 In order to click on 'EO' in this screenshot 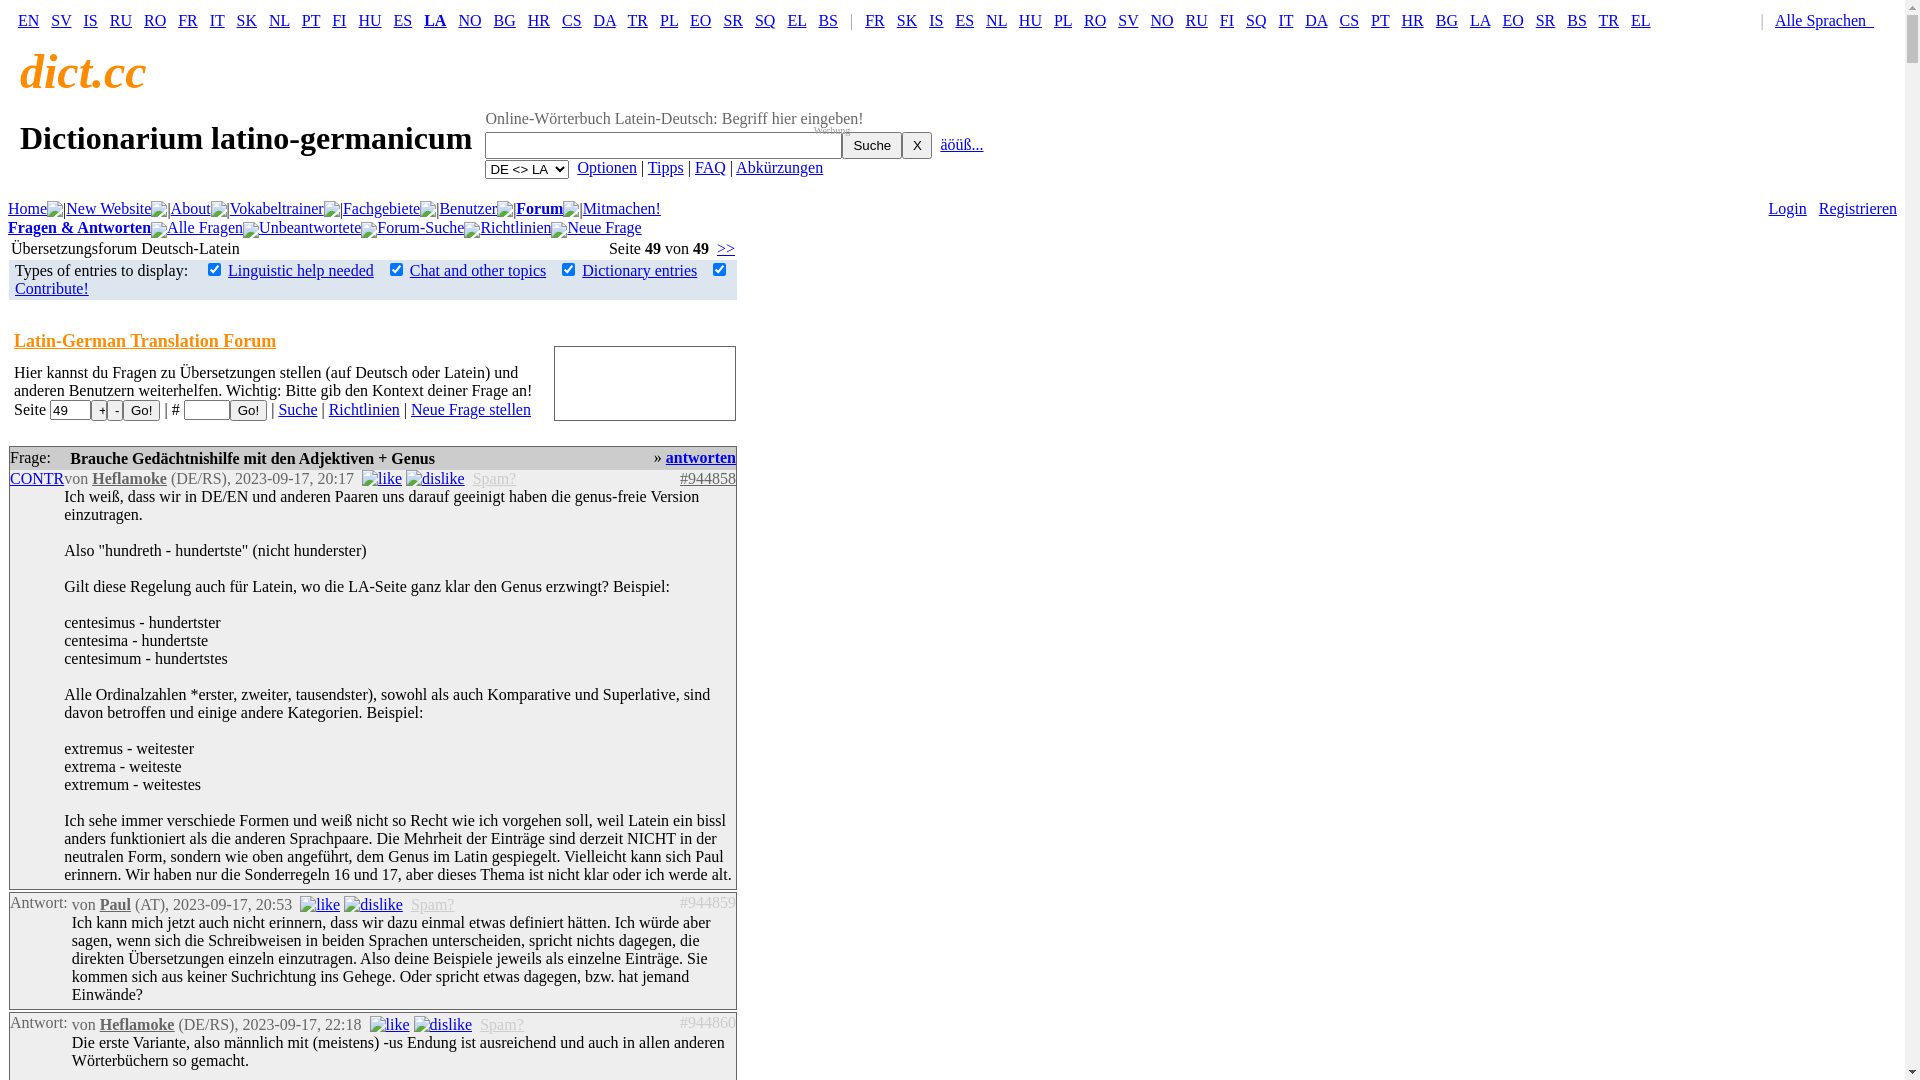, I will do `click(700, 20)`.